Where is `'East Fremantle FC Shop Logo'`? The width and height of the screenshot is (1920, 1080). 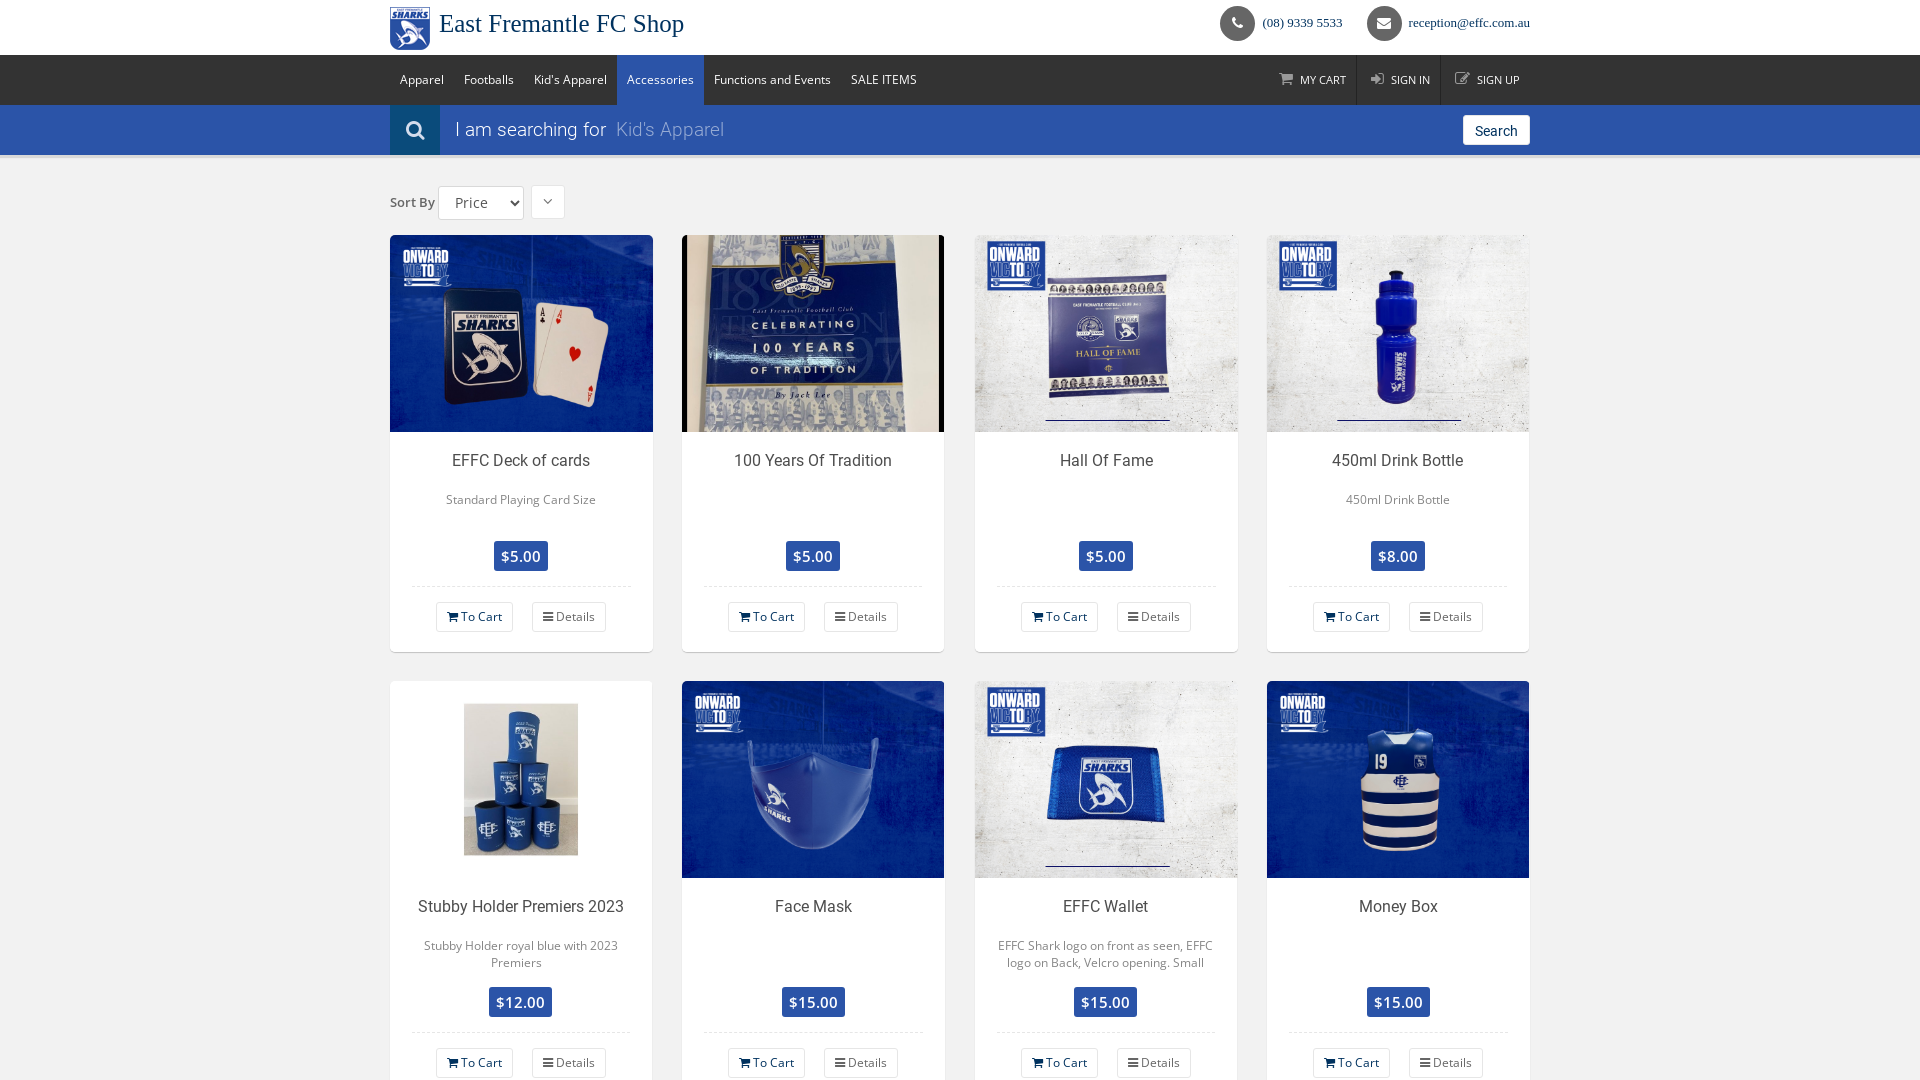 'East Fremantle FC Shop Logo' is located at coordinates (408, 28).